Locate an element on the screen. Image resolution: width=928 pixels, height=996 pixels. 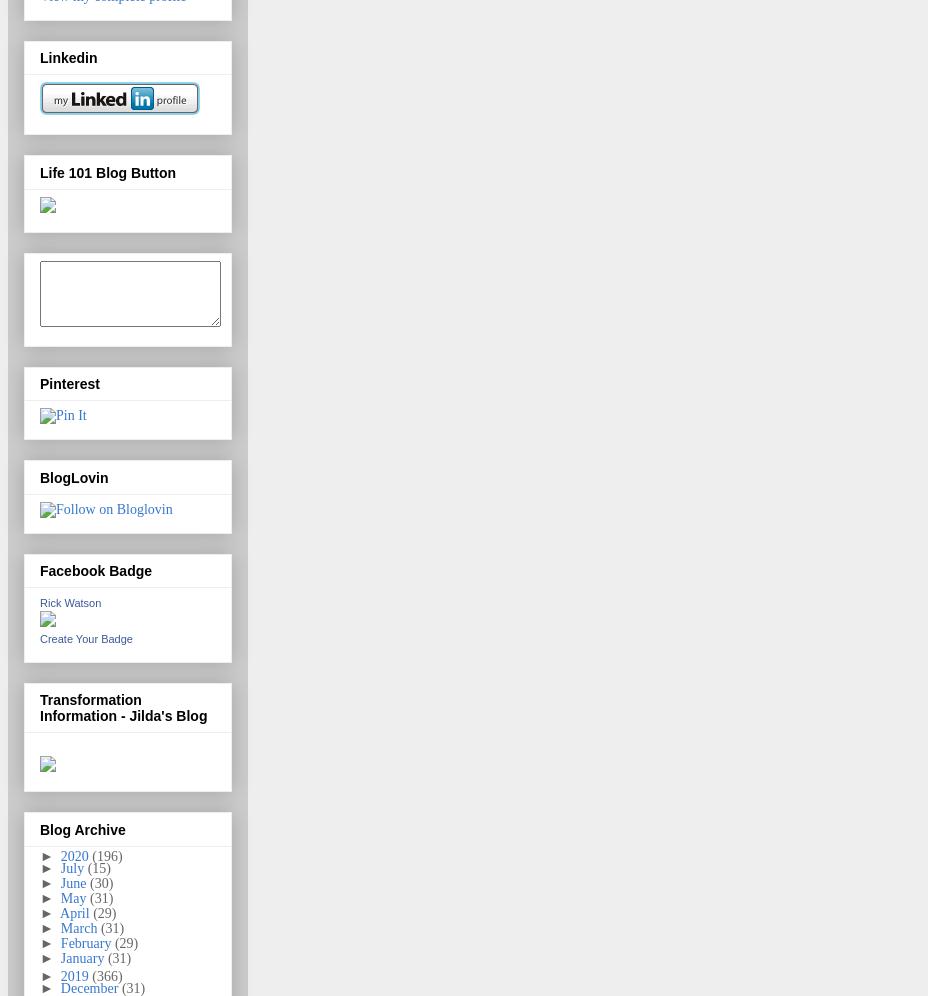
'Linkedin' is located at coordinates (67, 56).